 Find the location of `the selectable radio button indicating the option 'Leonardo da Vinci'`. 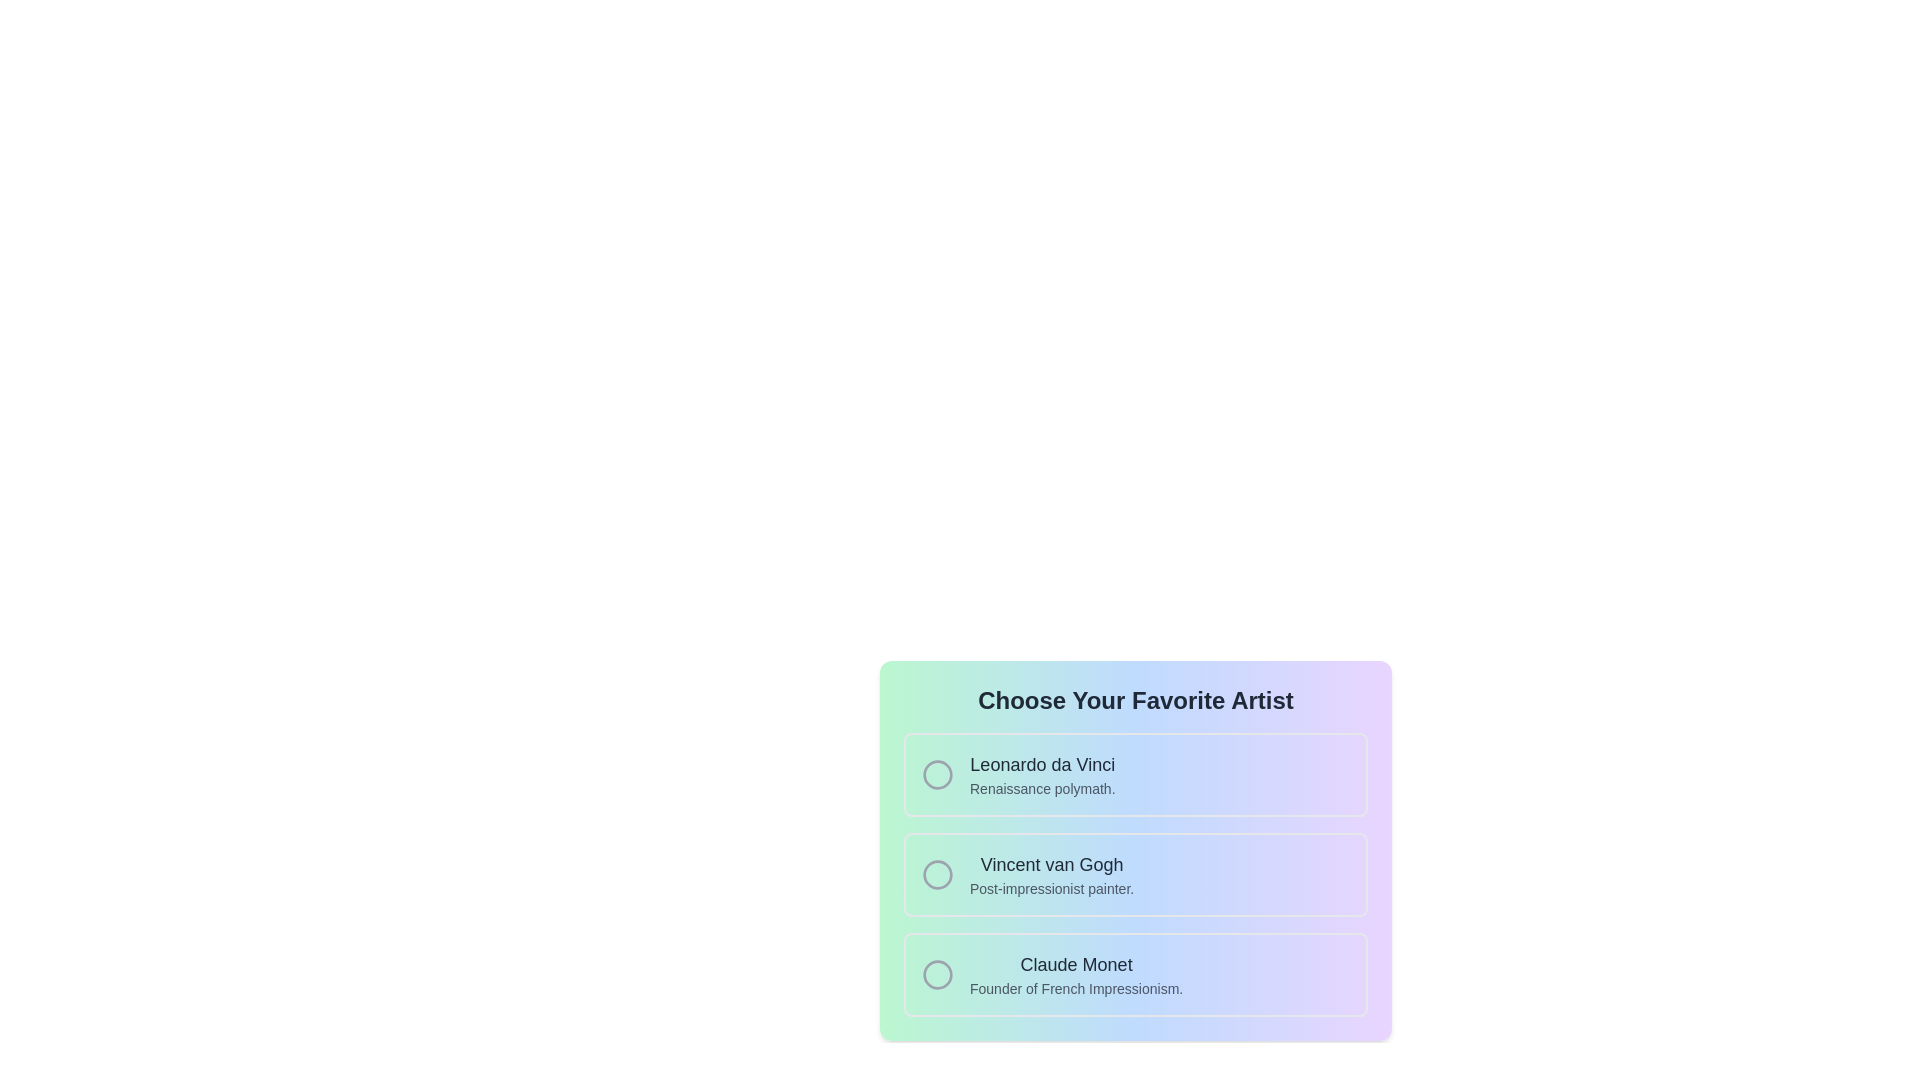

the selectable radio button indicating the option 'Leonardo da Vinci' is located at coordinates (936, 774).